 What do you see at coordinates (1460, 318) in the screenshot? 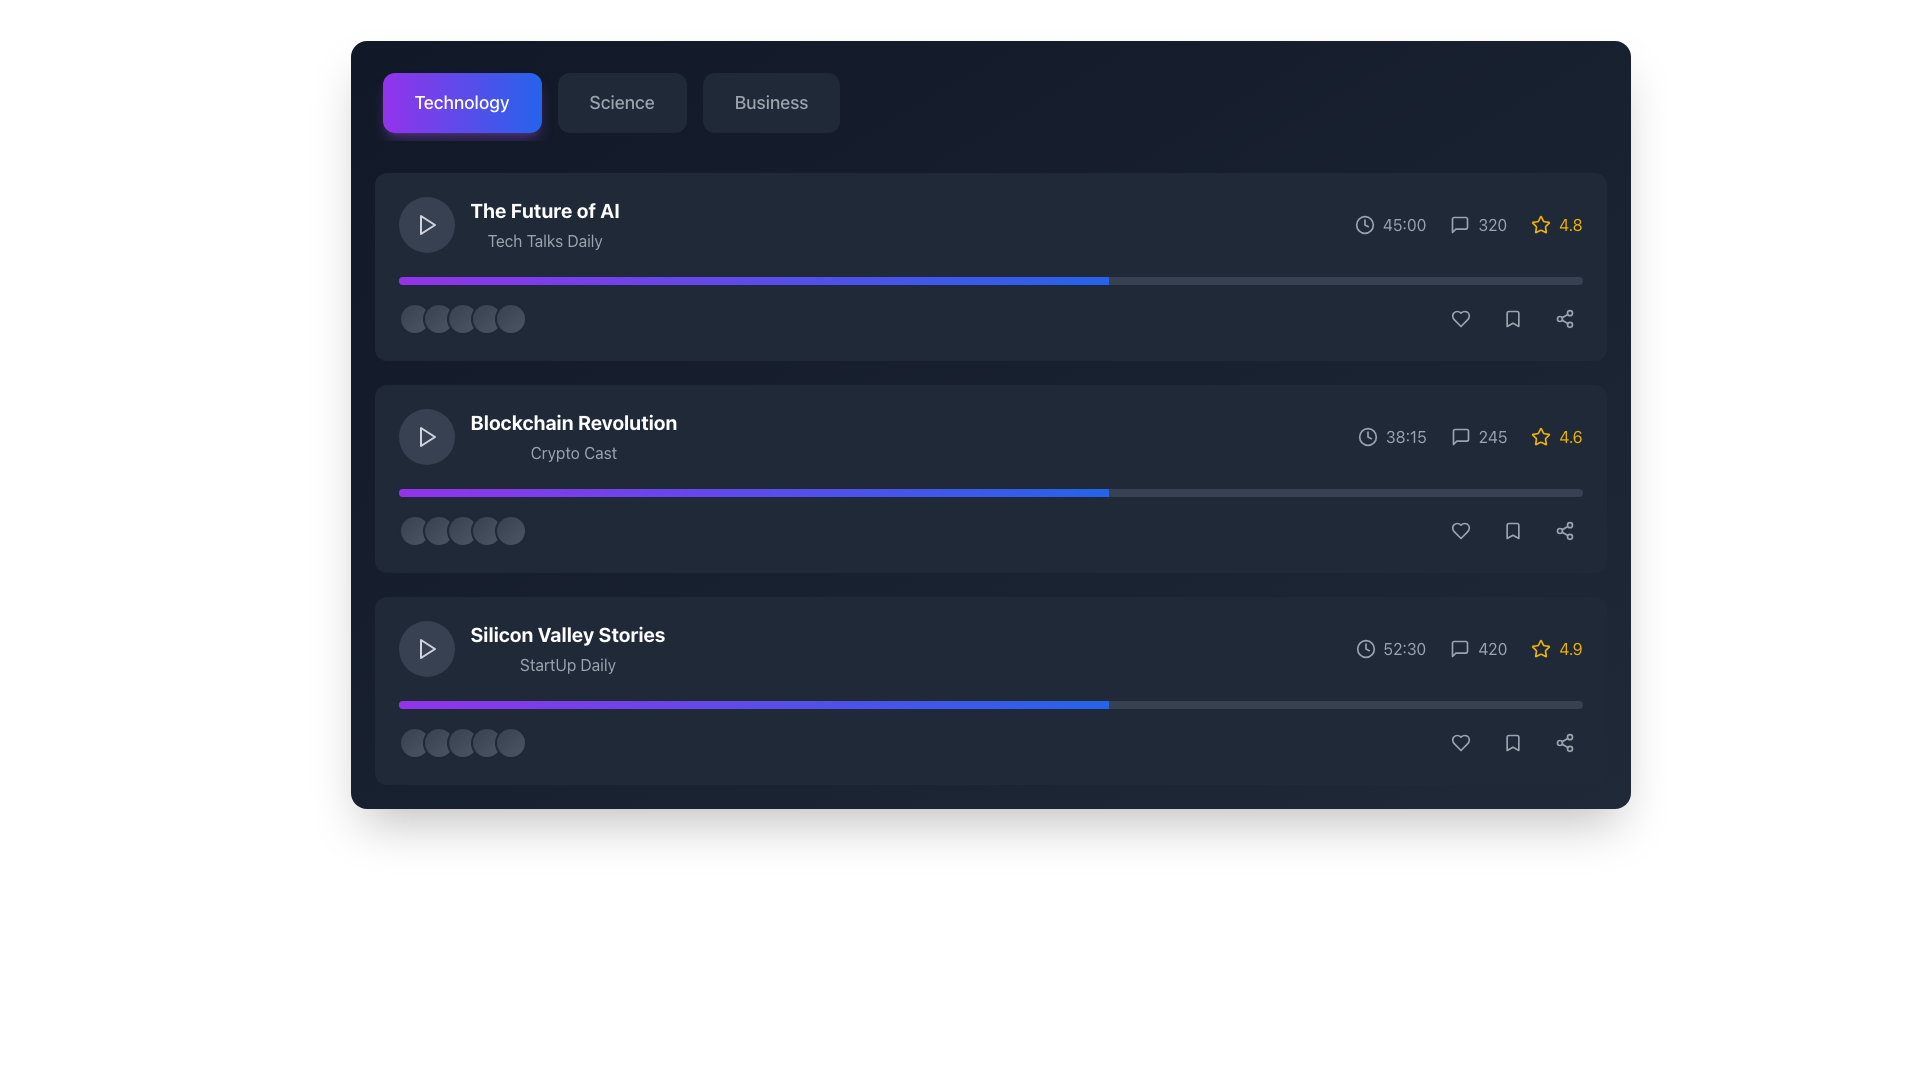
I see `the heart-shaped icon representing a 'like' action for the 'Blockchain Revolution' podcast` at bounding box center [1460, 318].